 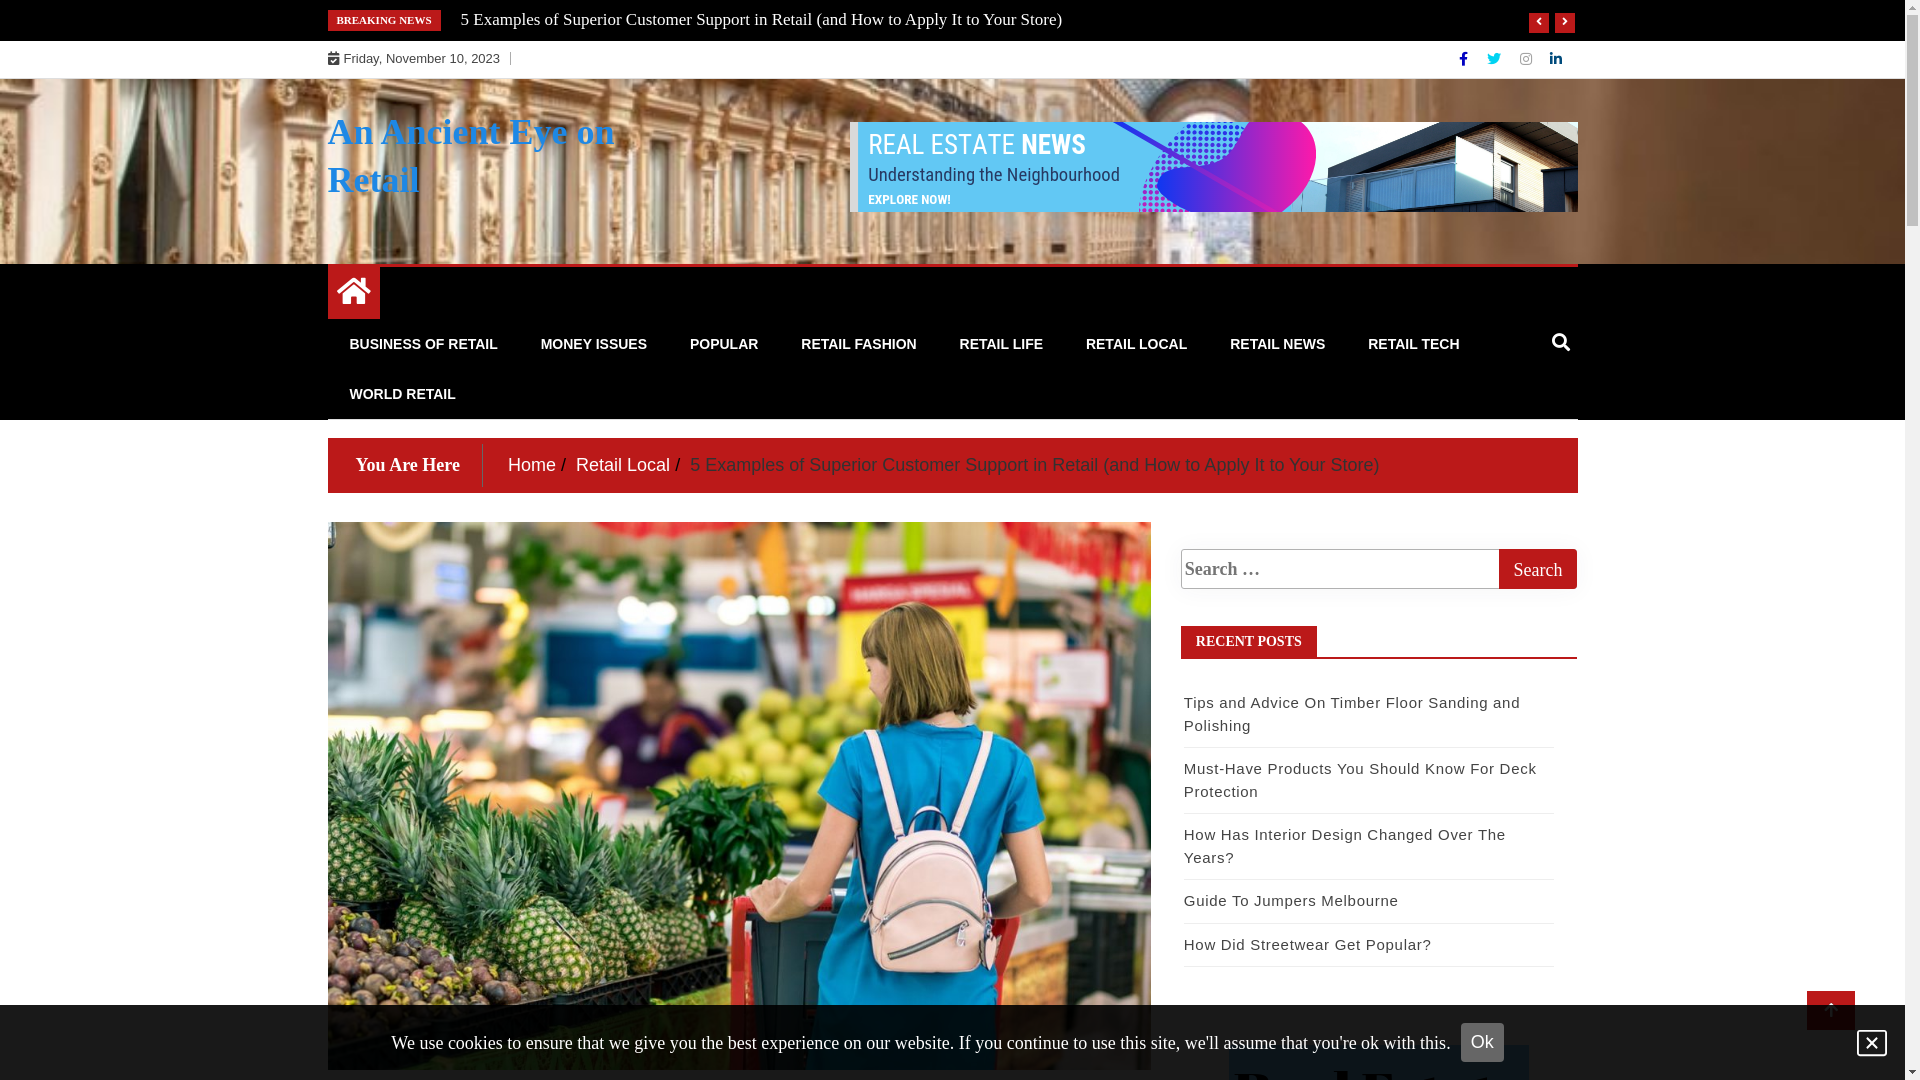 What do you see at coordinates (1344, 845) in the screenshot?
I see `'How Has Interior Design Changed Over The Years?'` at bounding box center [1344, 845].